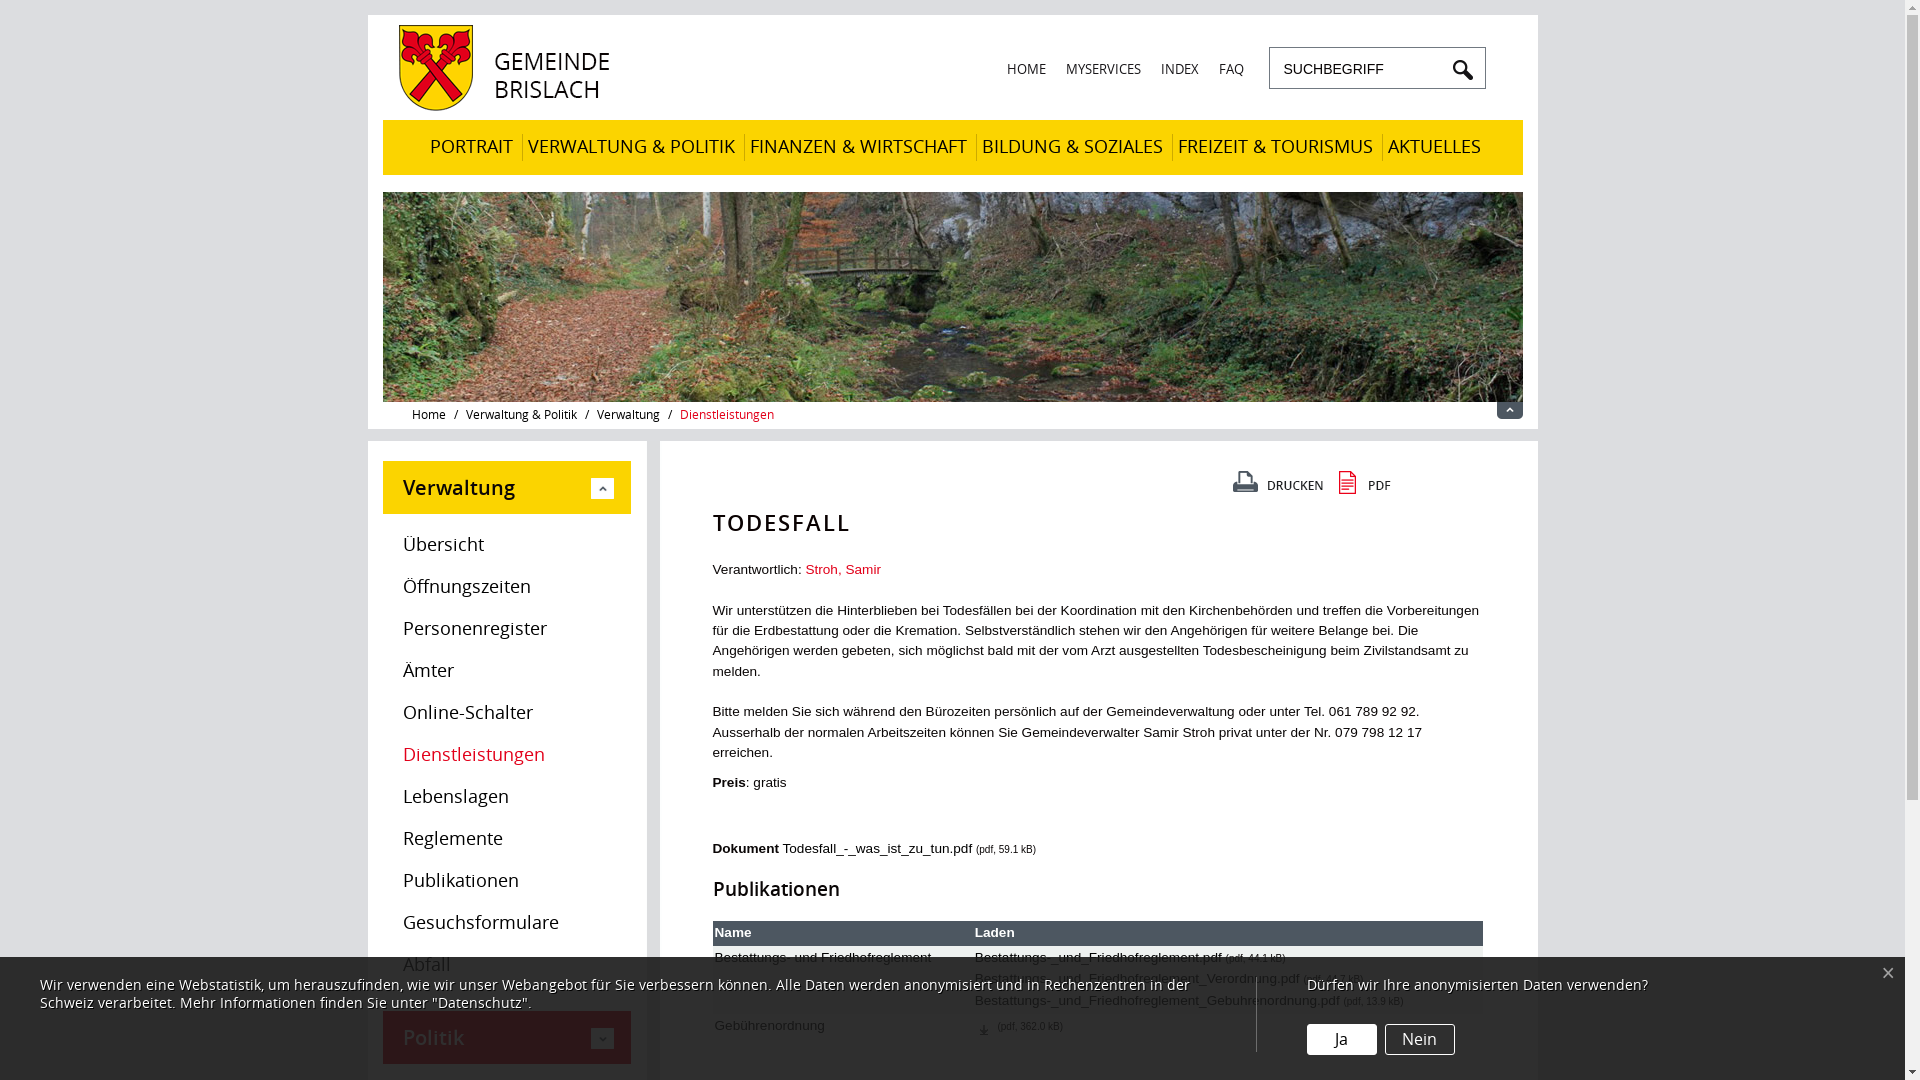 This screenshot has height=1080, width=1920. Describe the element at coordinates (805, 569) in the screenshot. I see `'Stroh, Samir'` at that location.